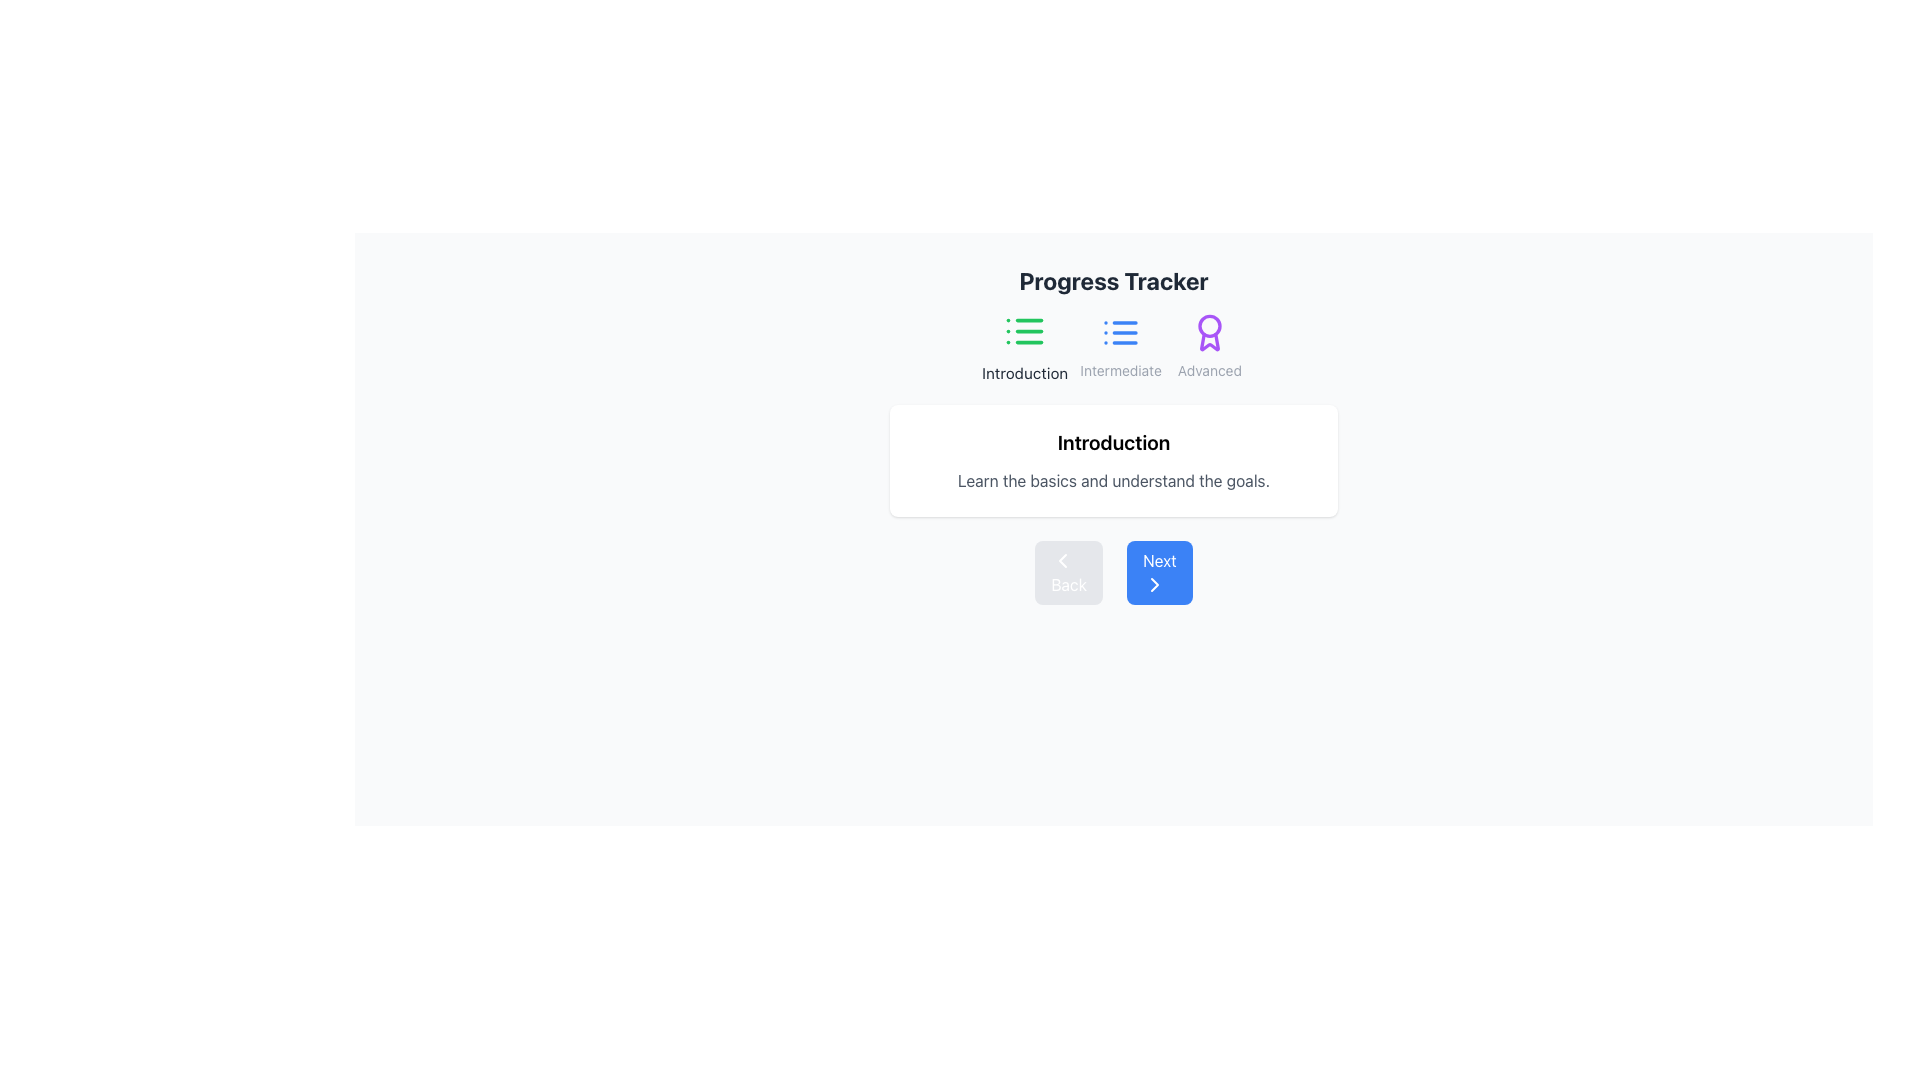  I want to click on the small, stylized polygonal shape filled with a purple hue that indicates an award or achievement within the progress tracker UI, so click(1208, 341).